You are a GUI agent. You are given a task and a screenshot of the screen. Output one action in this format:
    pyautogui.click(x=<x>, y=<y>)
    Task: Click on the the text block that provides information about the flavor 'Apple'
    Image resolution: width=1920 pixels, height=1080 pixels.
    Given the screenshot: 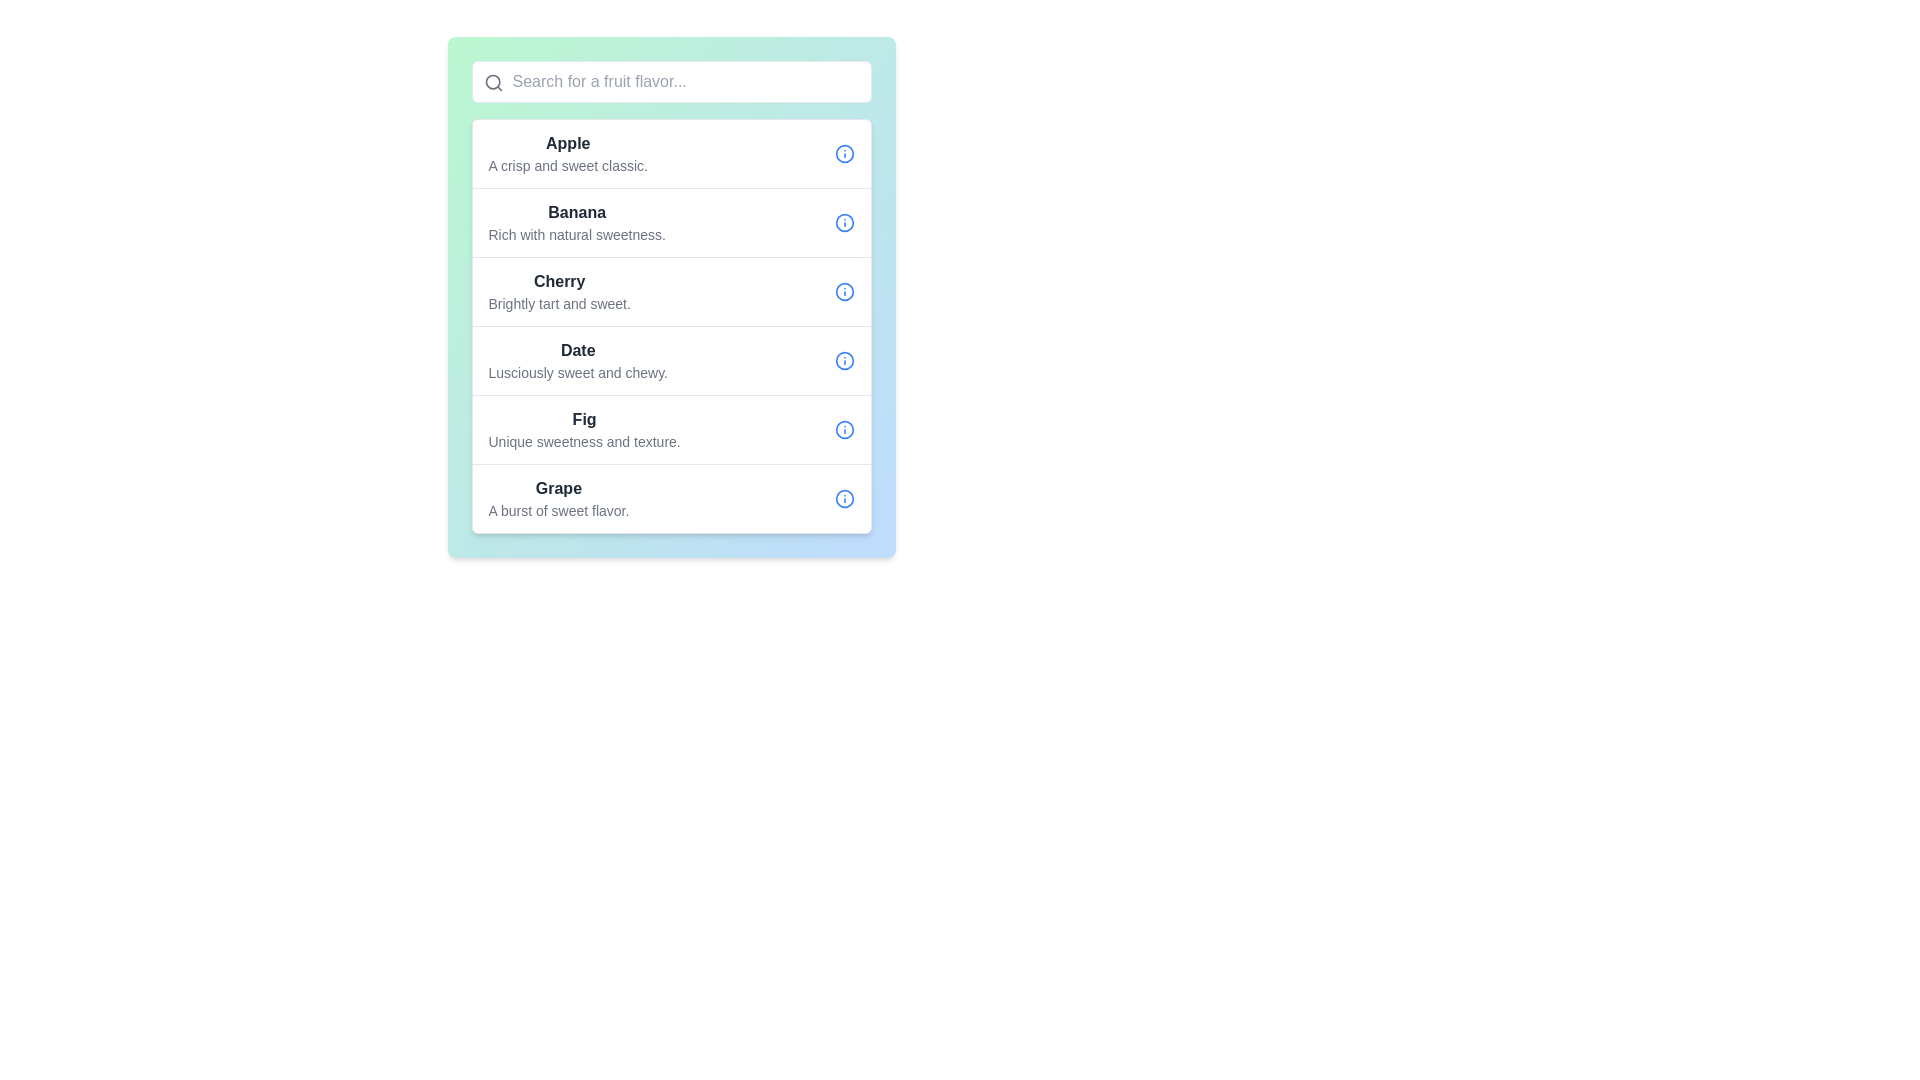 What is the action you would take?
    pyautogui.click(x=567, y=153)
    